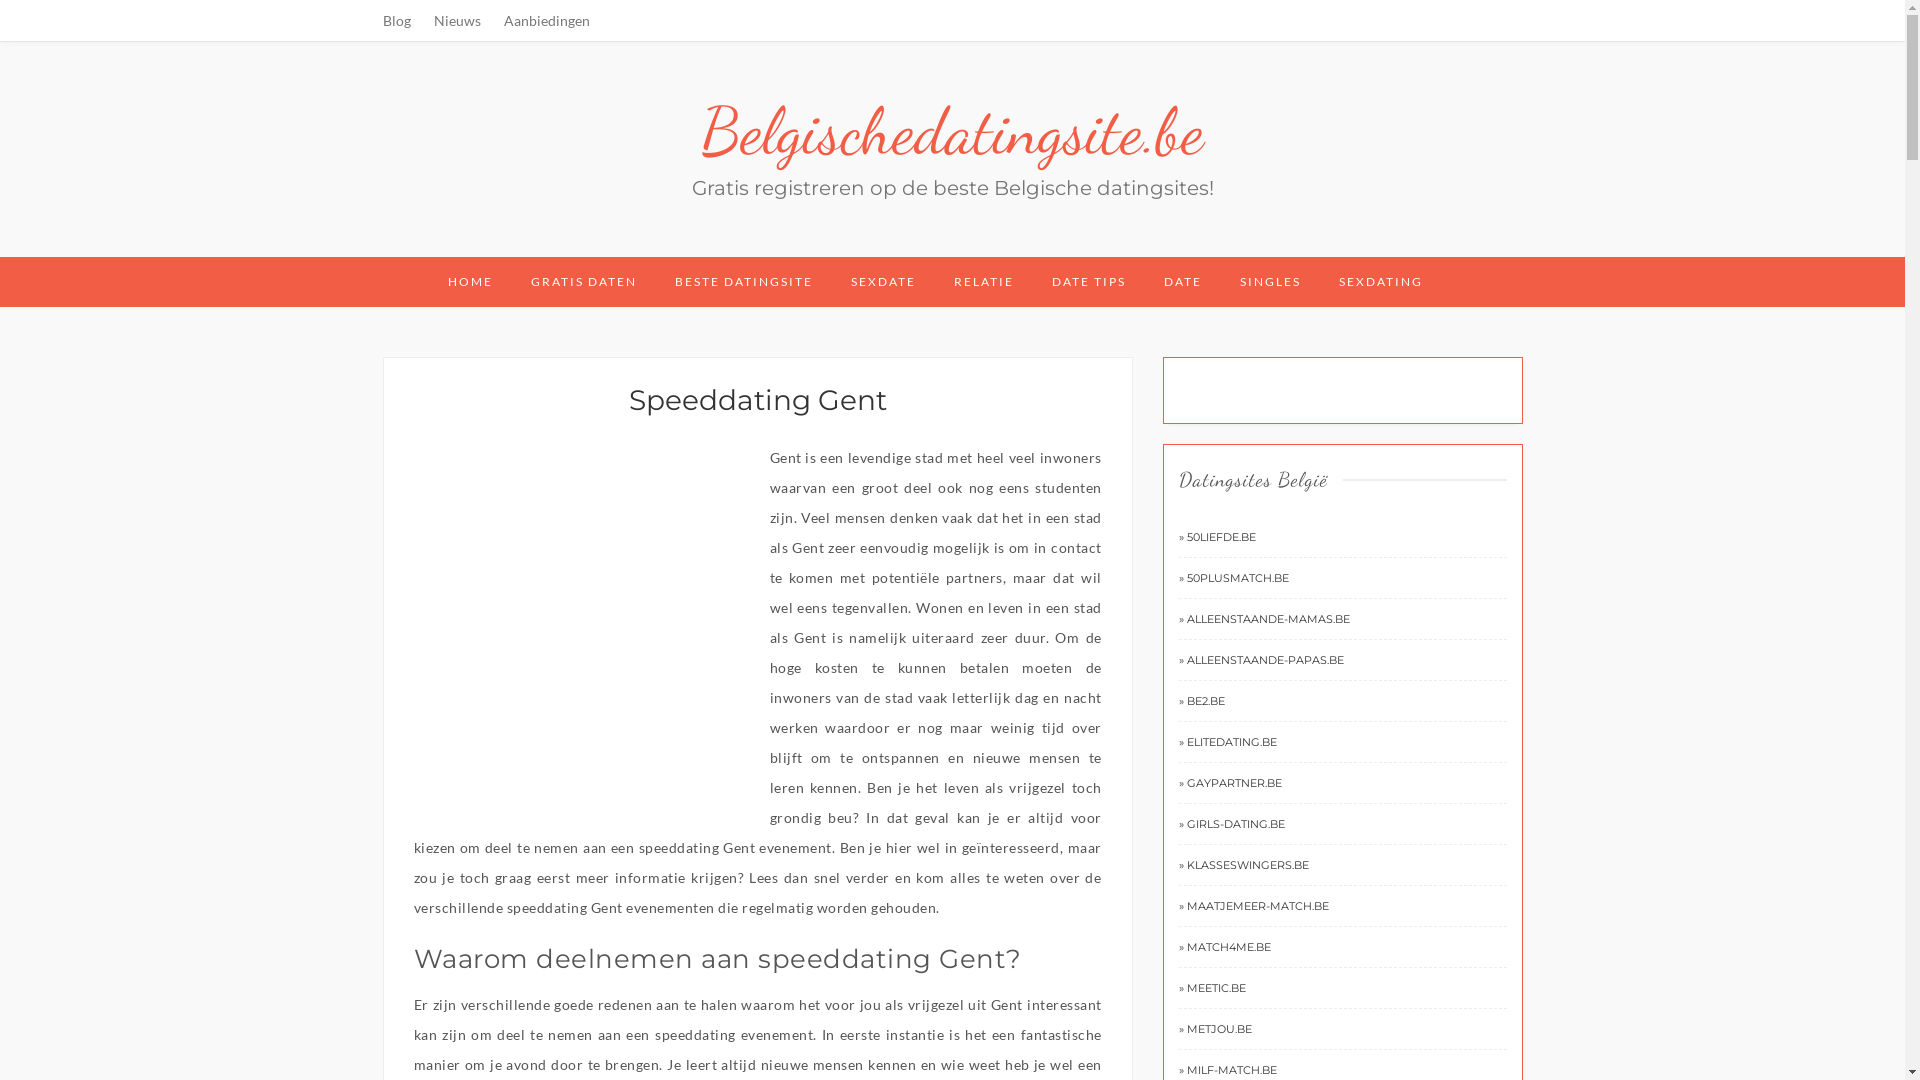  I want to click on 'GRATIS DATEN', so click(581, 281).